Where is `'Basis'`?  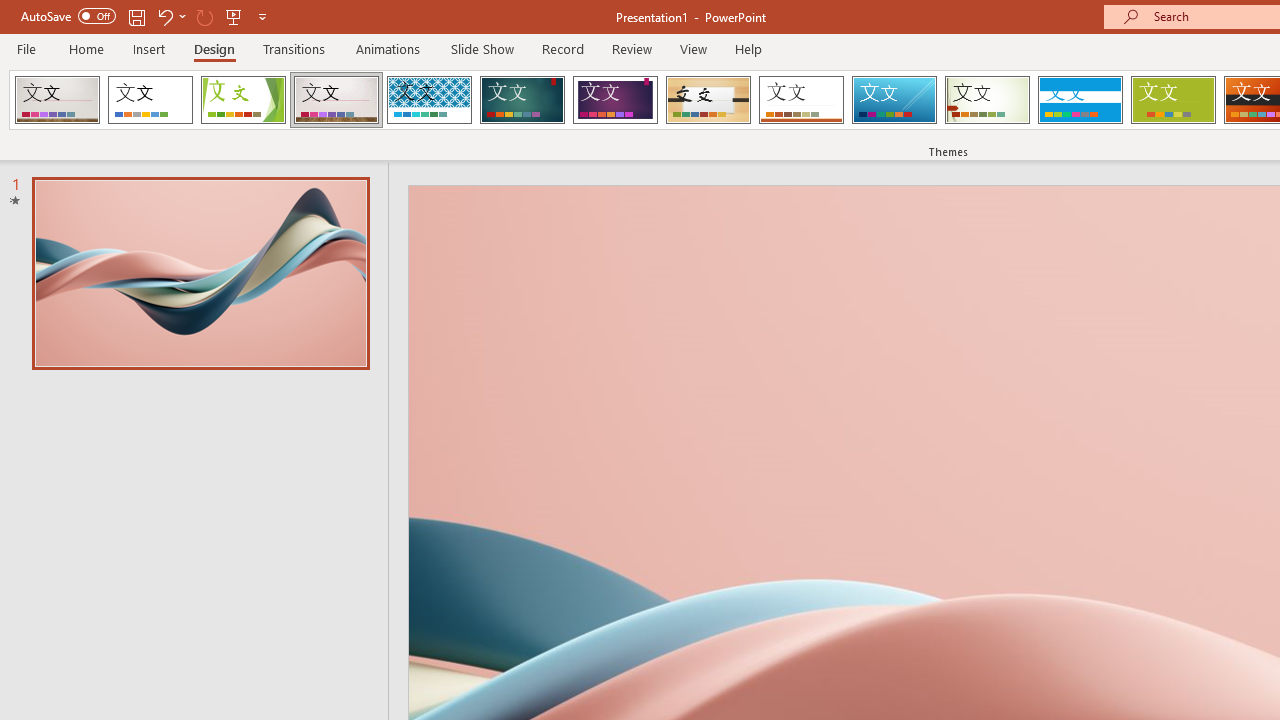
'Basis' is located at coordinates (1173, 100).